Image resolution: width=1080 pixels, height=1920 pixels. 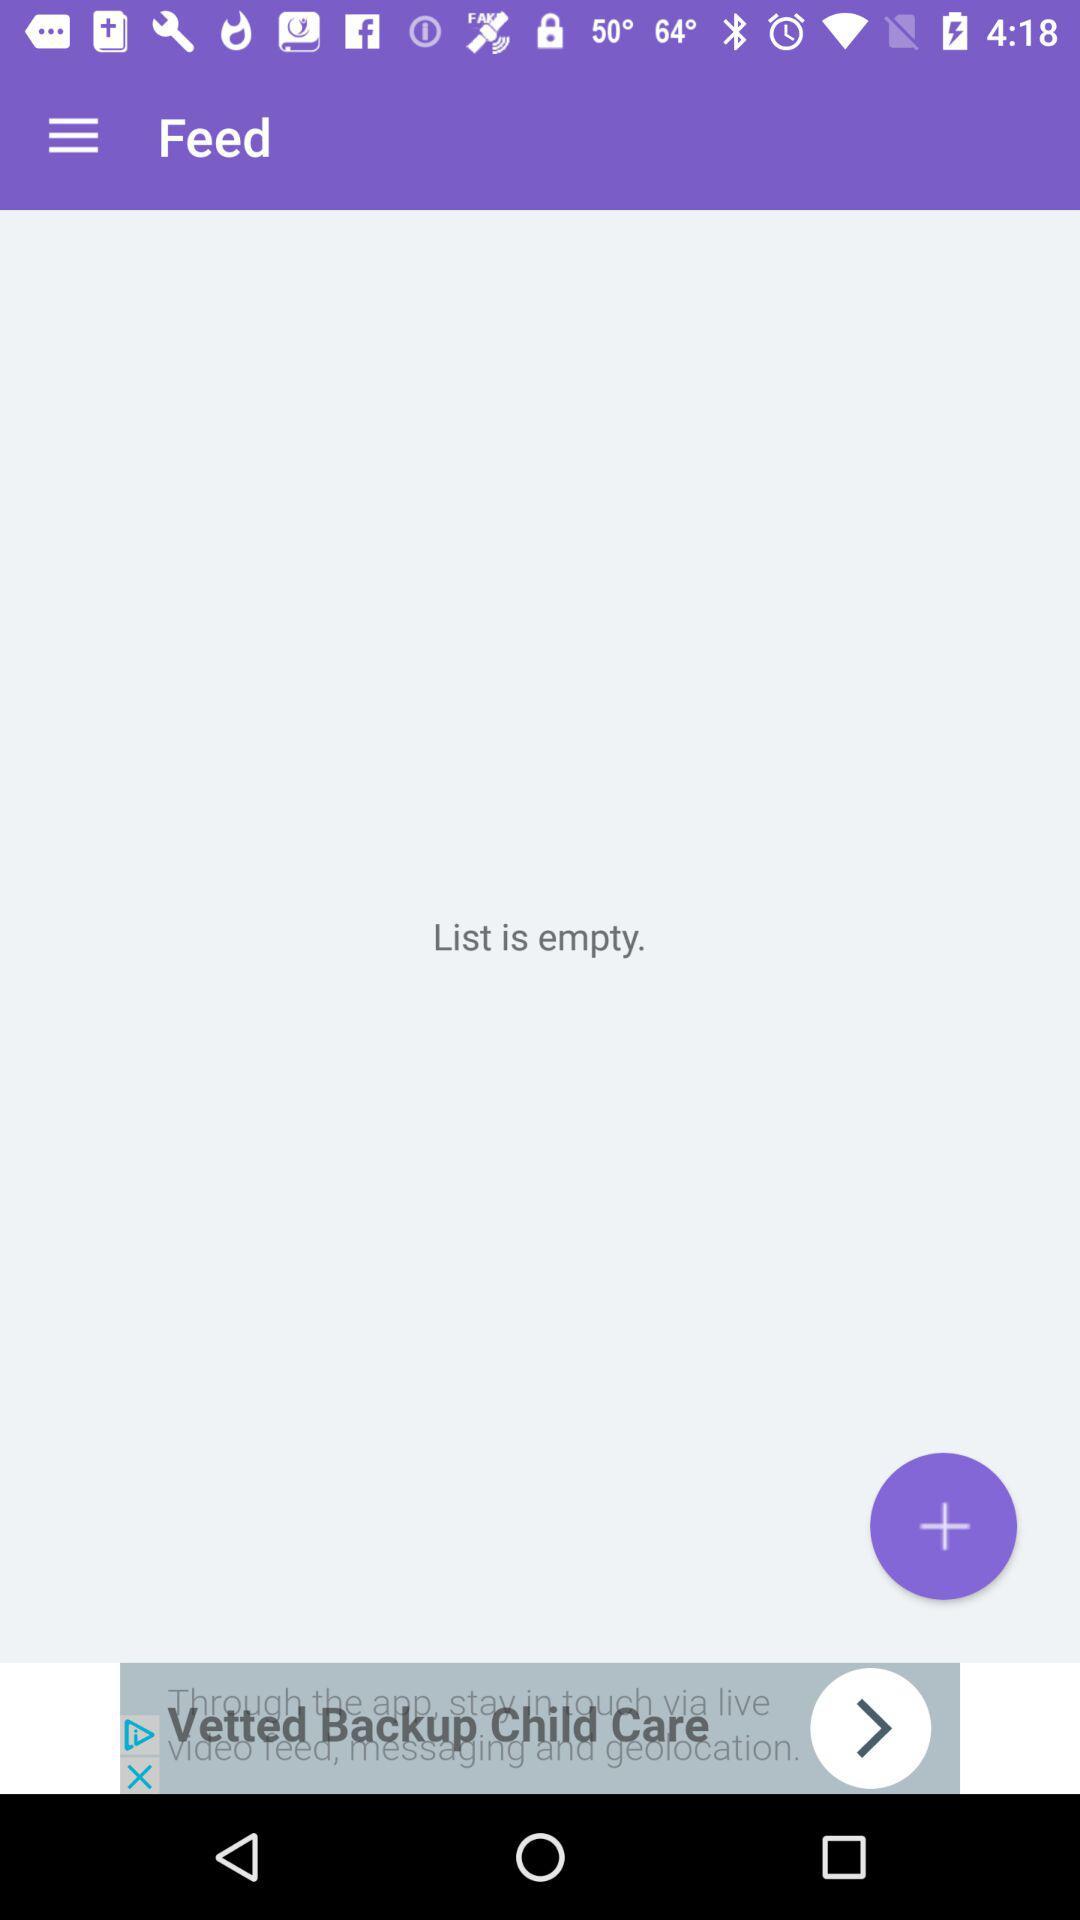 What do you see at coordinates (943, 1525) in the screenshot?
I see `the add icon` at bounding box center [943, 1525].